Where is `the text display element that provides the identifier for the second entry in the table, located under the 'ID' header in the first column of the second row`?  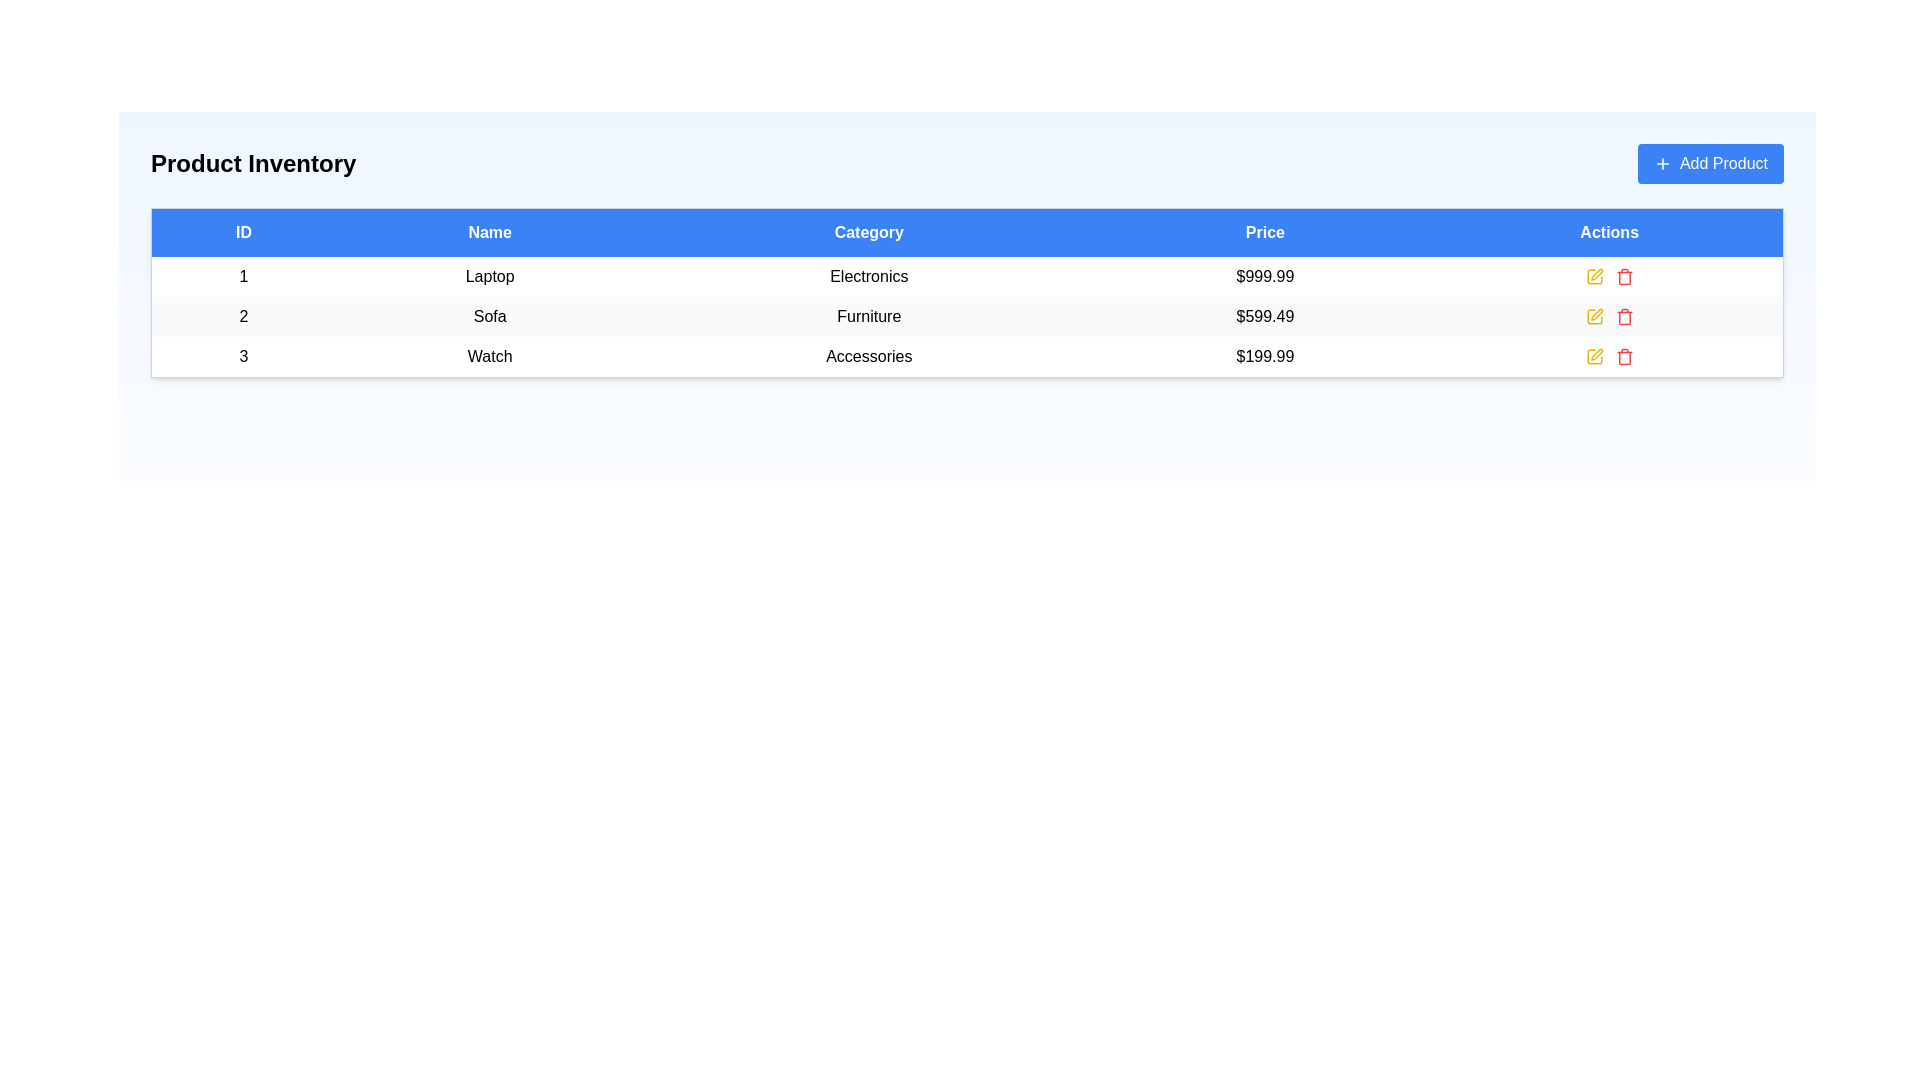 the text display element that provides the identifier for the second entry in the table, located under the 'ID' header in the first column of the second row is located at coordinates (242, 315).